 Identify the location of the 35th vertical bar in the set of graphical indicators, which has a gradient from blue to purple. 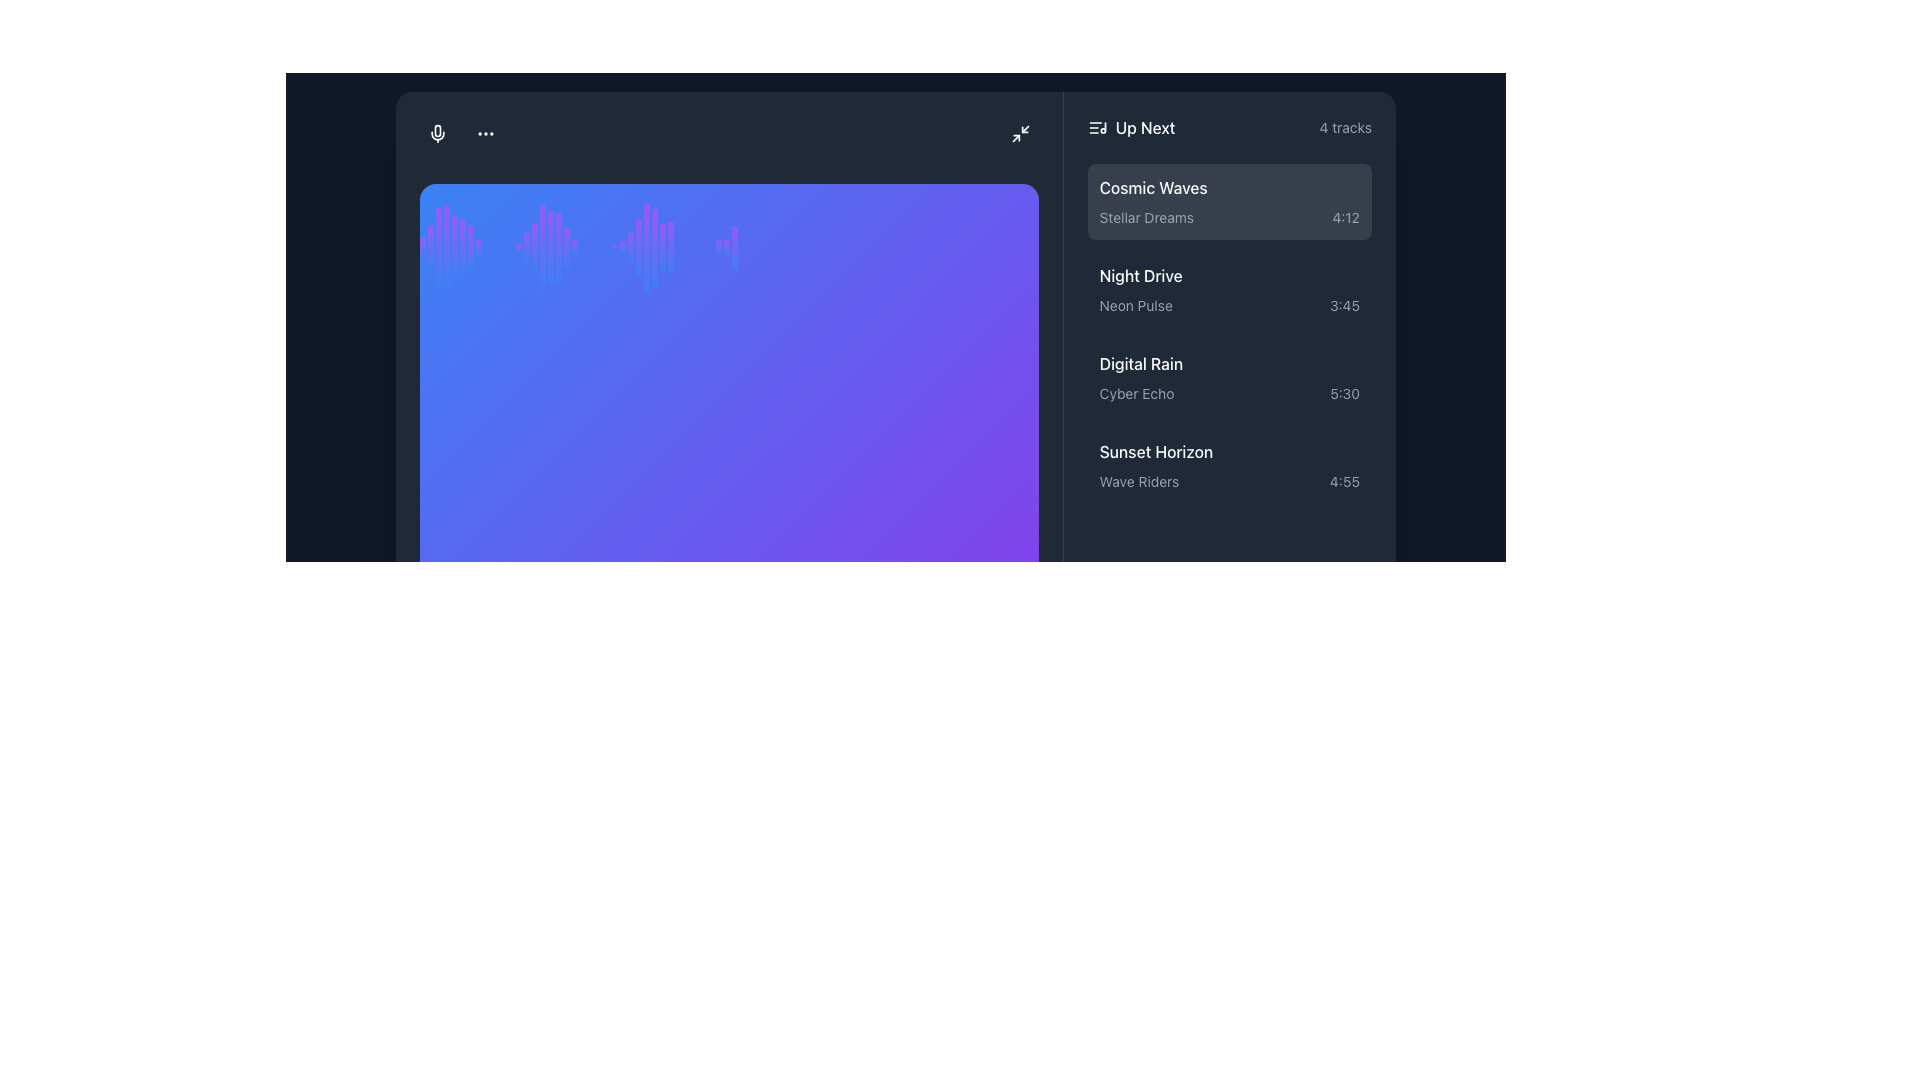
(725, 245).